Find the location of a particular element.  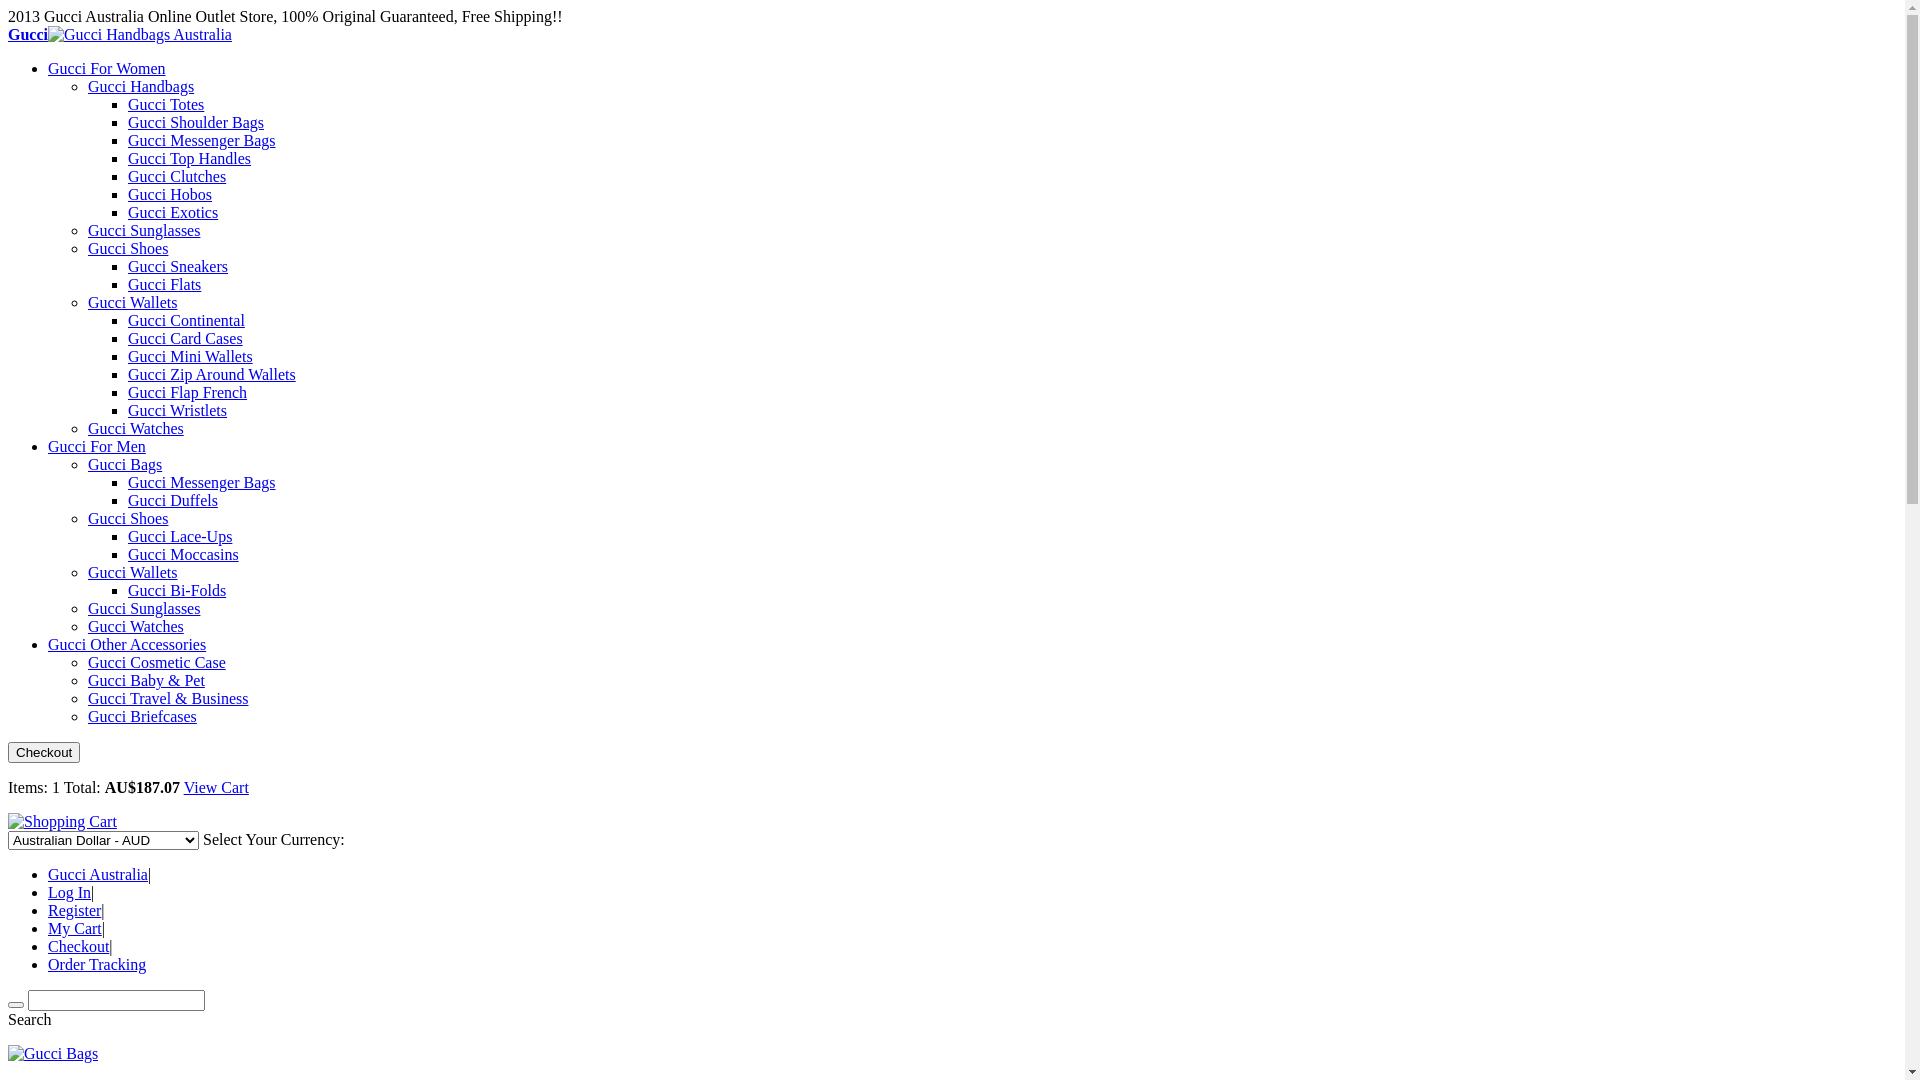

'Gucci Exotics' is located at coordinates (127, 212).